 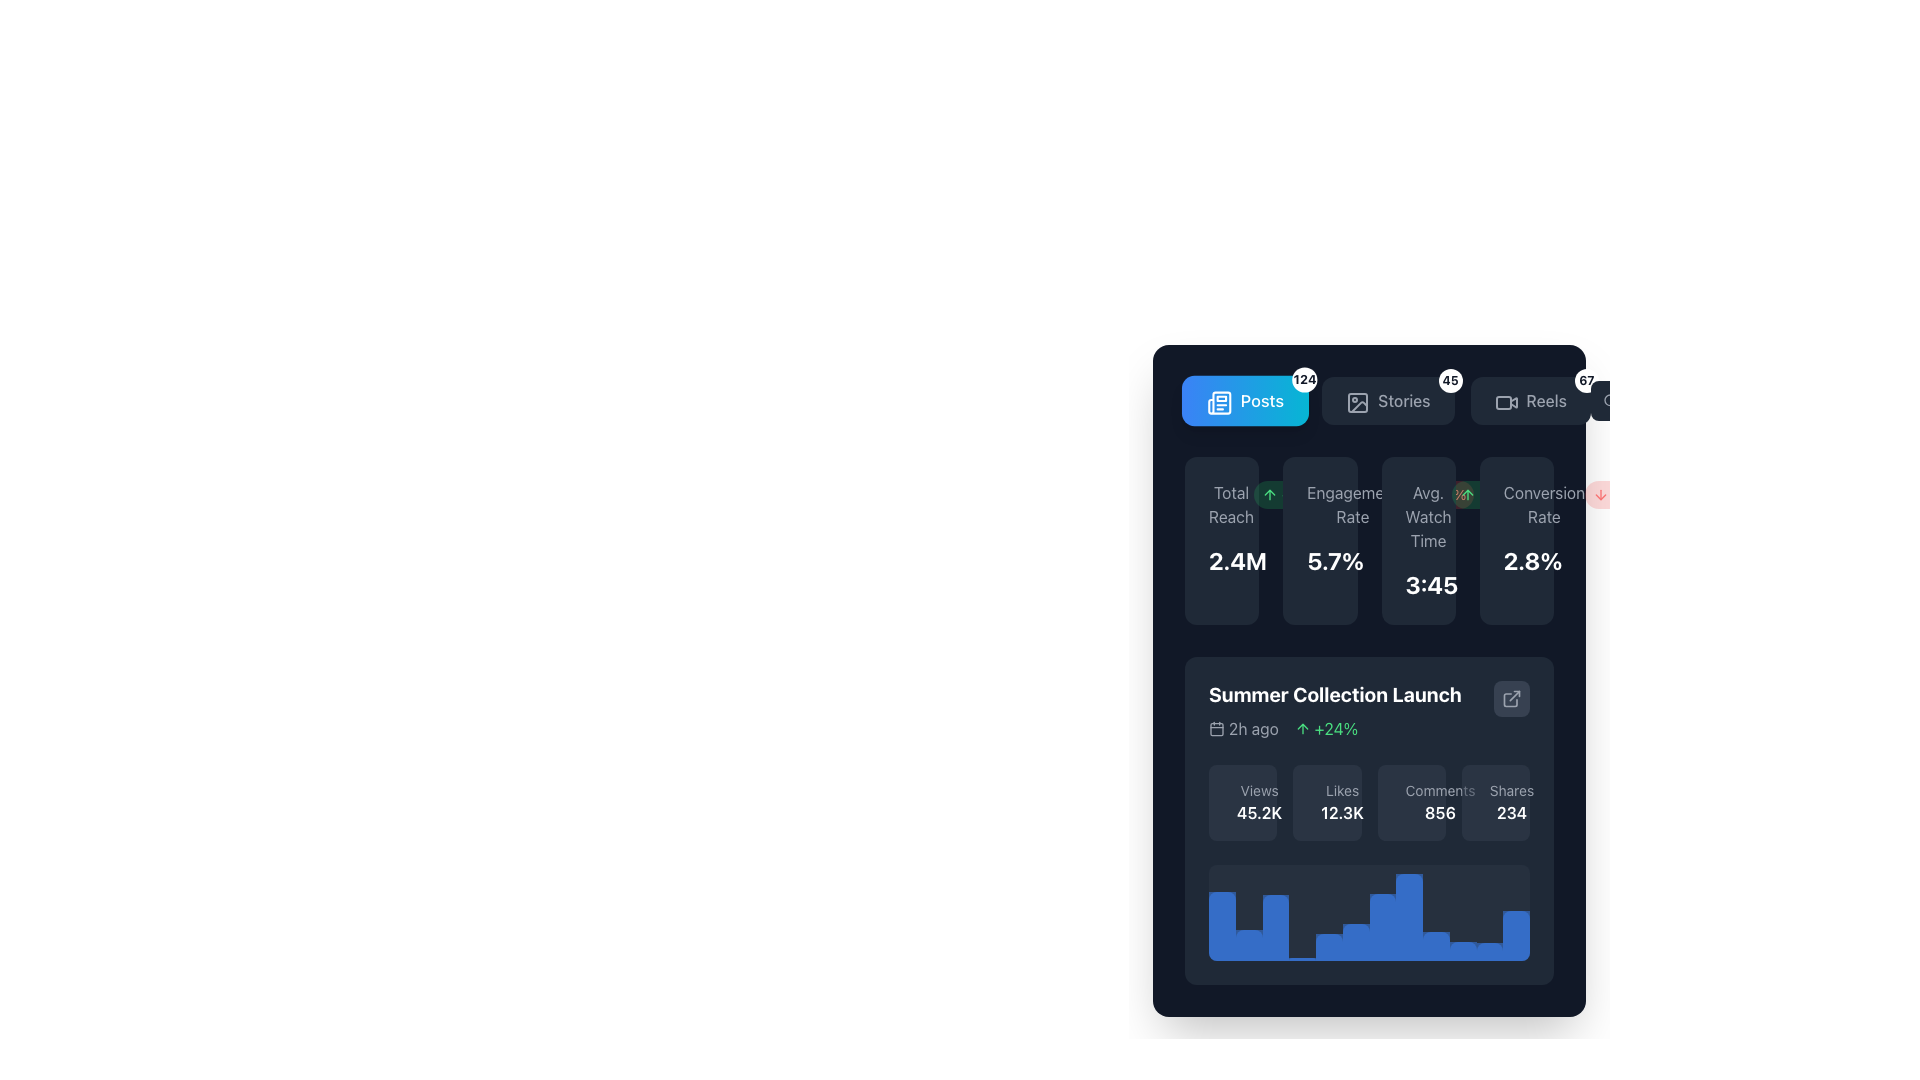 I want to click on displayed number '856' from the bold white text label located below the 'Comments' section in the social media engagement metrics for the 'Summer Collection Launch' campaign, so click(x=1440, y=813).